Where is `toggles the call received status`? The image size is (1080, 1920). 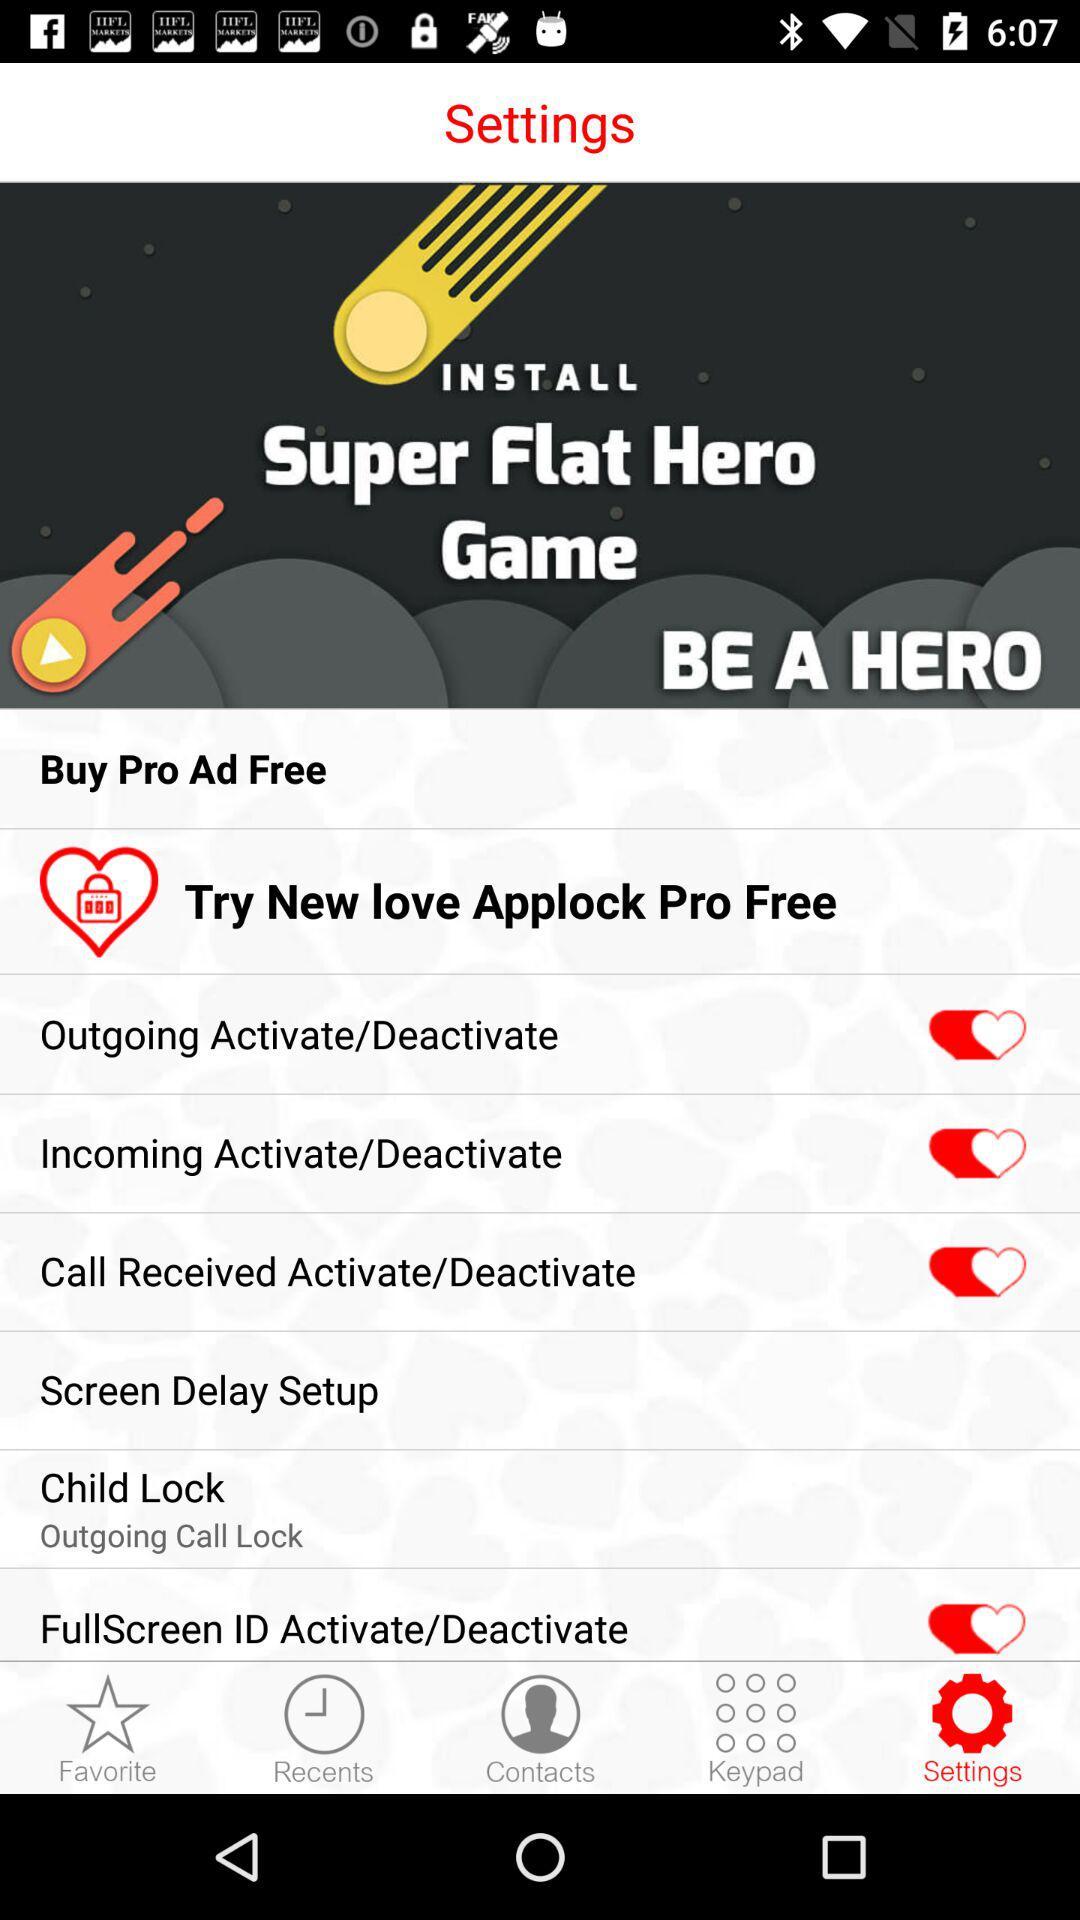
toggles the call received status is located at coordinates (974, 1271).